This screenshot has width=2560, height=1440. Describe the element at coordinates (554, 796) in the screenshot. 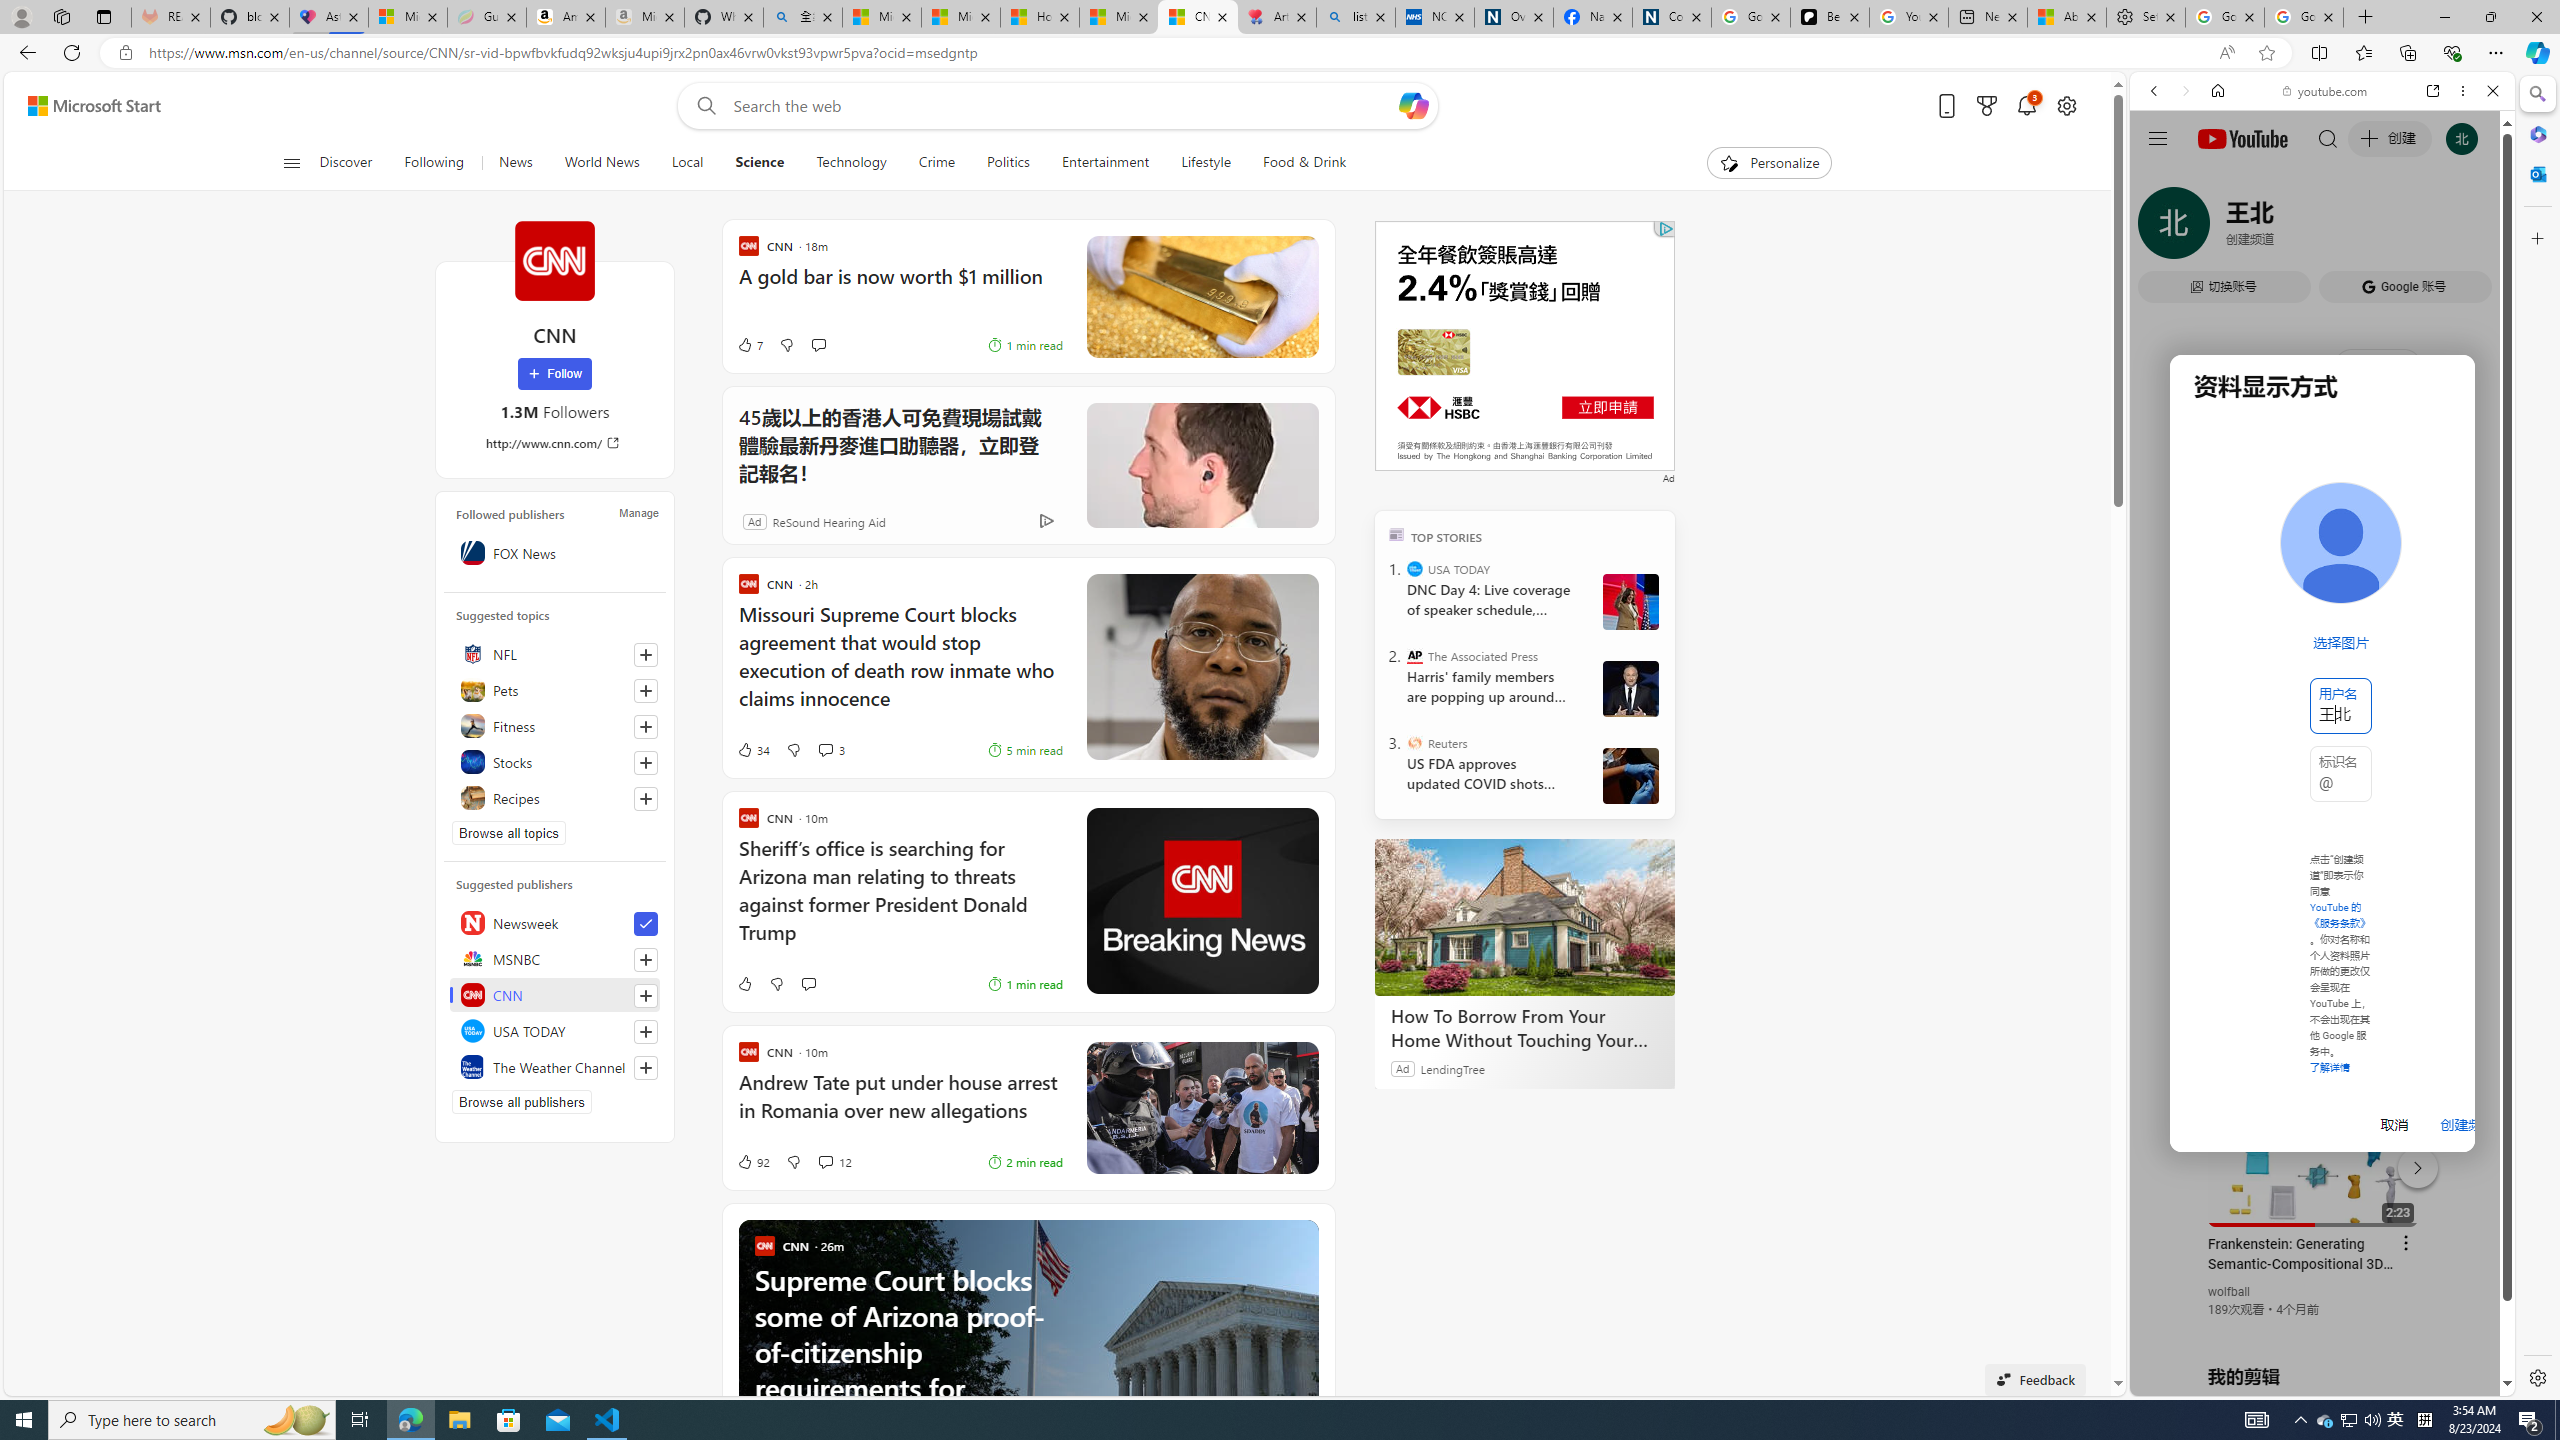

I see `'Recipes'` at that location.